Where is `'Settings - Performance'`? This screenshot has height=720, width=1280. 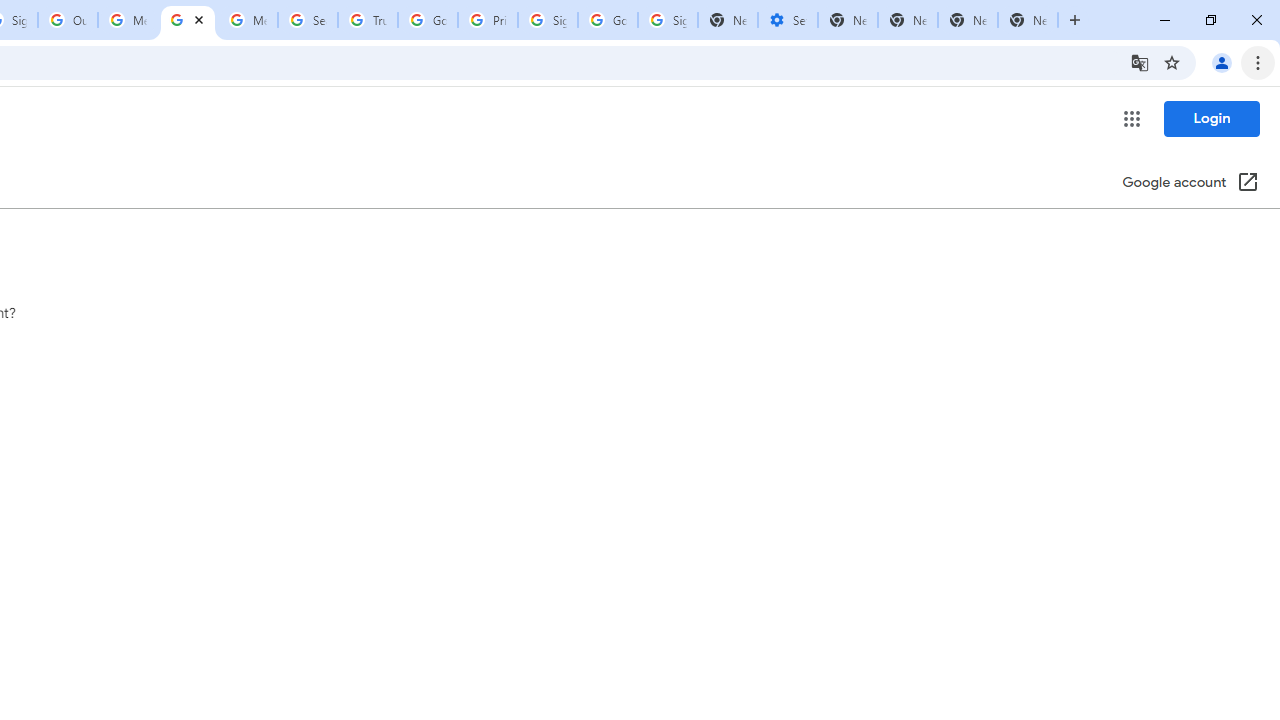
'Settings - Performance' is located at coordinates (786, 20).